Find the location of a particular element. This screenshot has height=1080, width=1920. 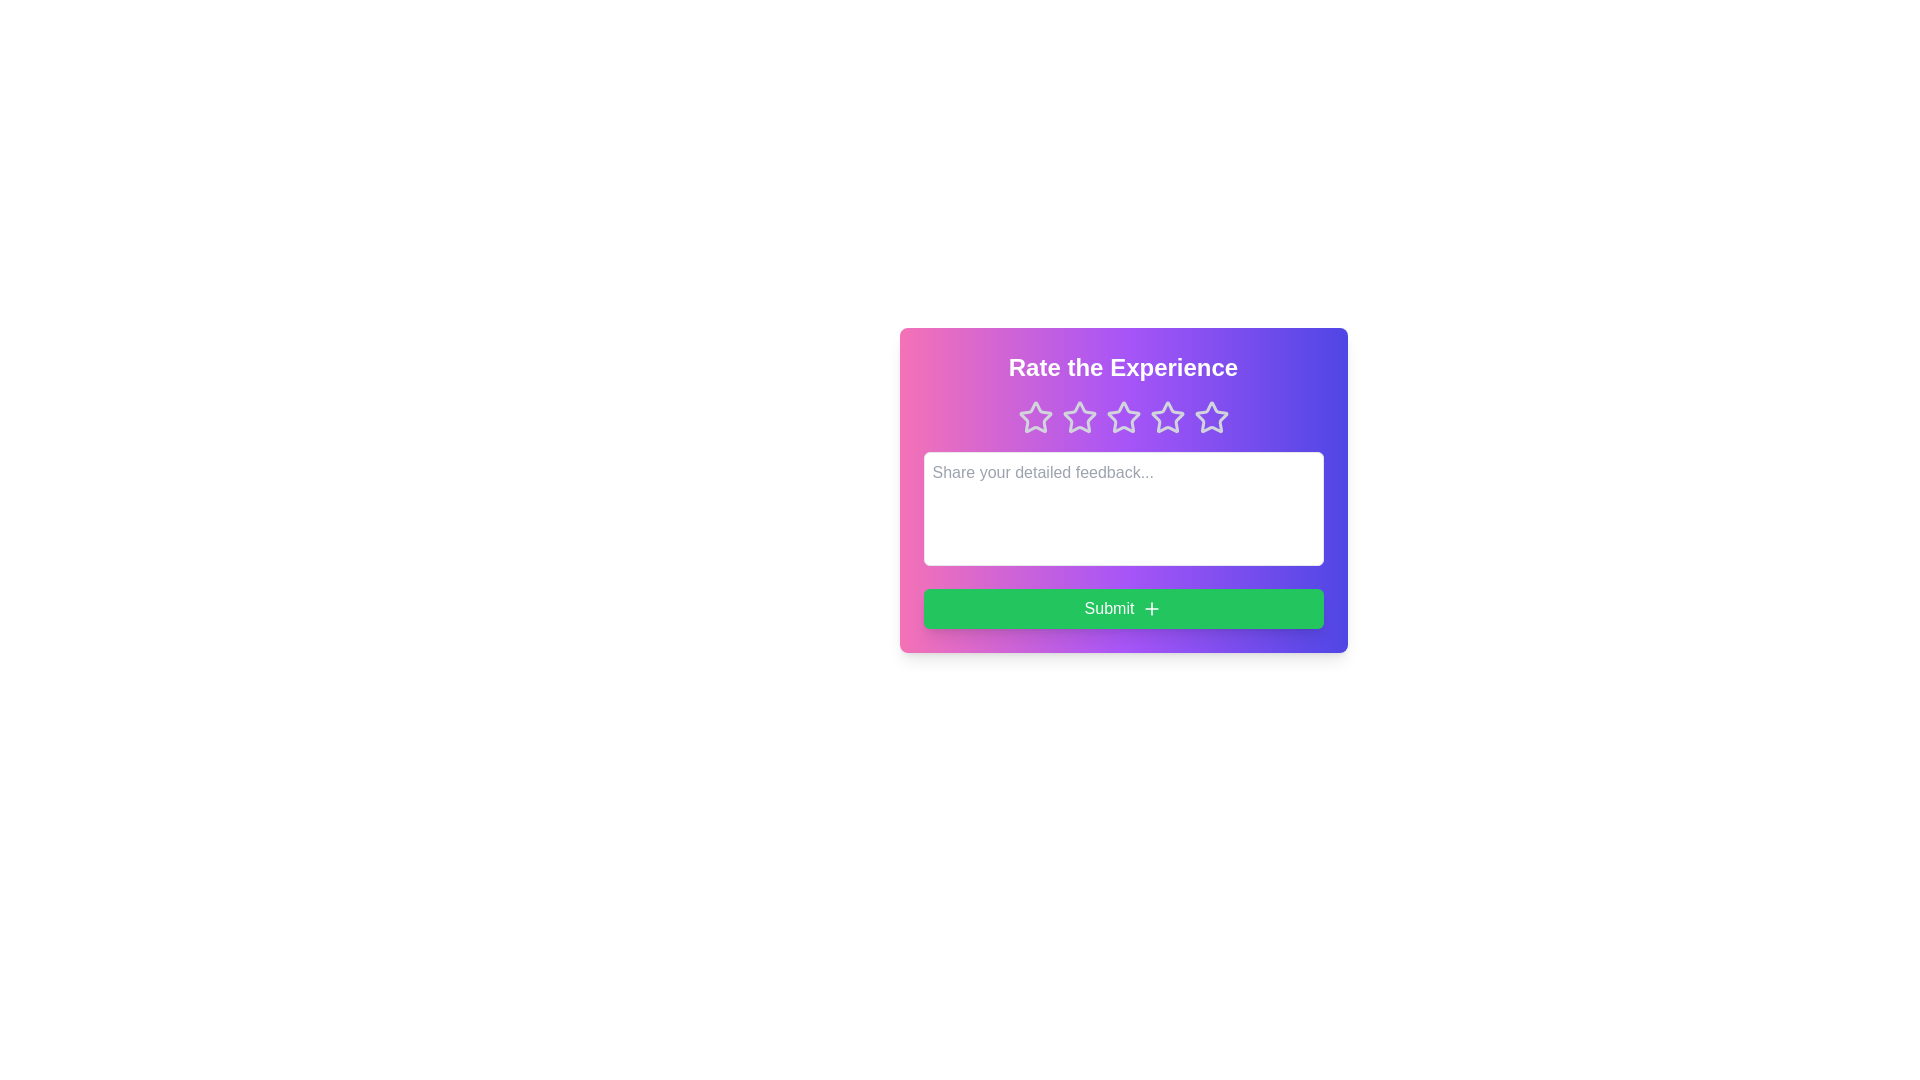

the star corresponding to 2 to preview the rating is located at coordinates (1078, 416).